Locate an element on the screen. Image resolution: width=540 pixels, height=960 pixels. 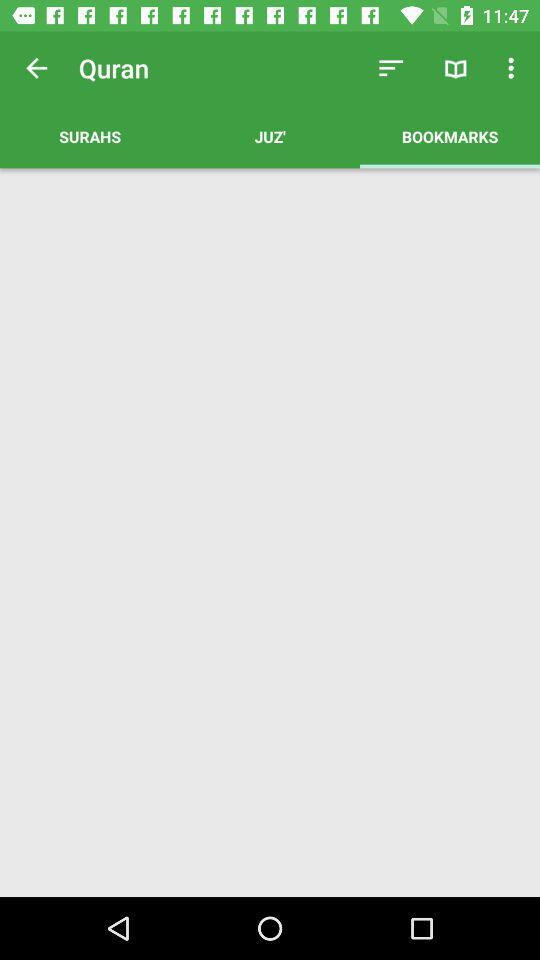
item above the surahs icon is located at coordinates (36, 68).